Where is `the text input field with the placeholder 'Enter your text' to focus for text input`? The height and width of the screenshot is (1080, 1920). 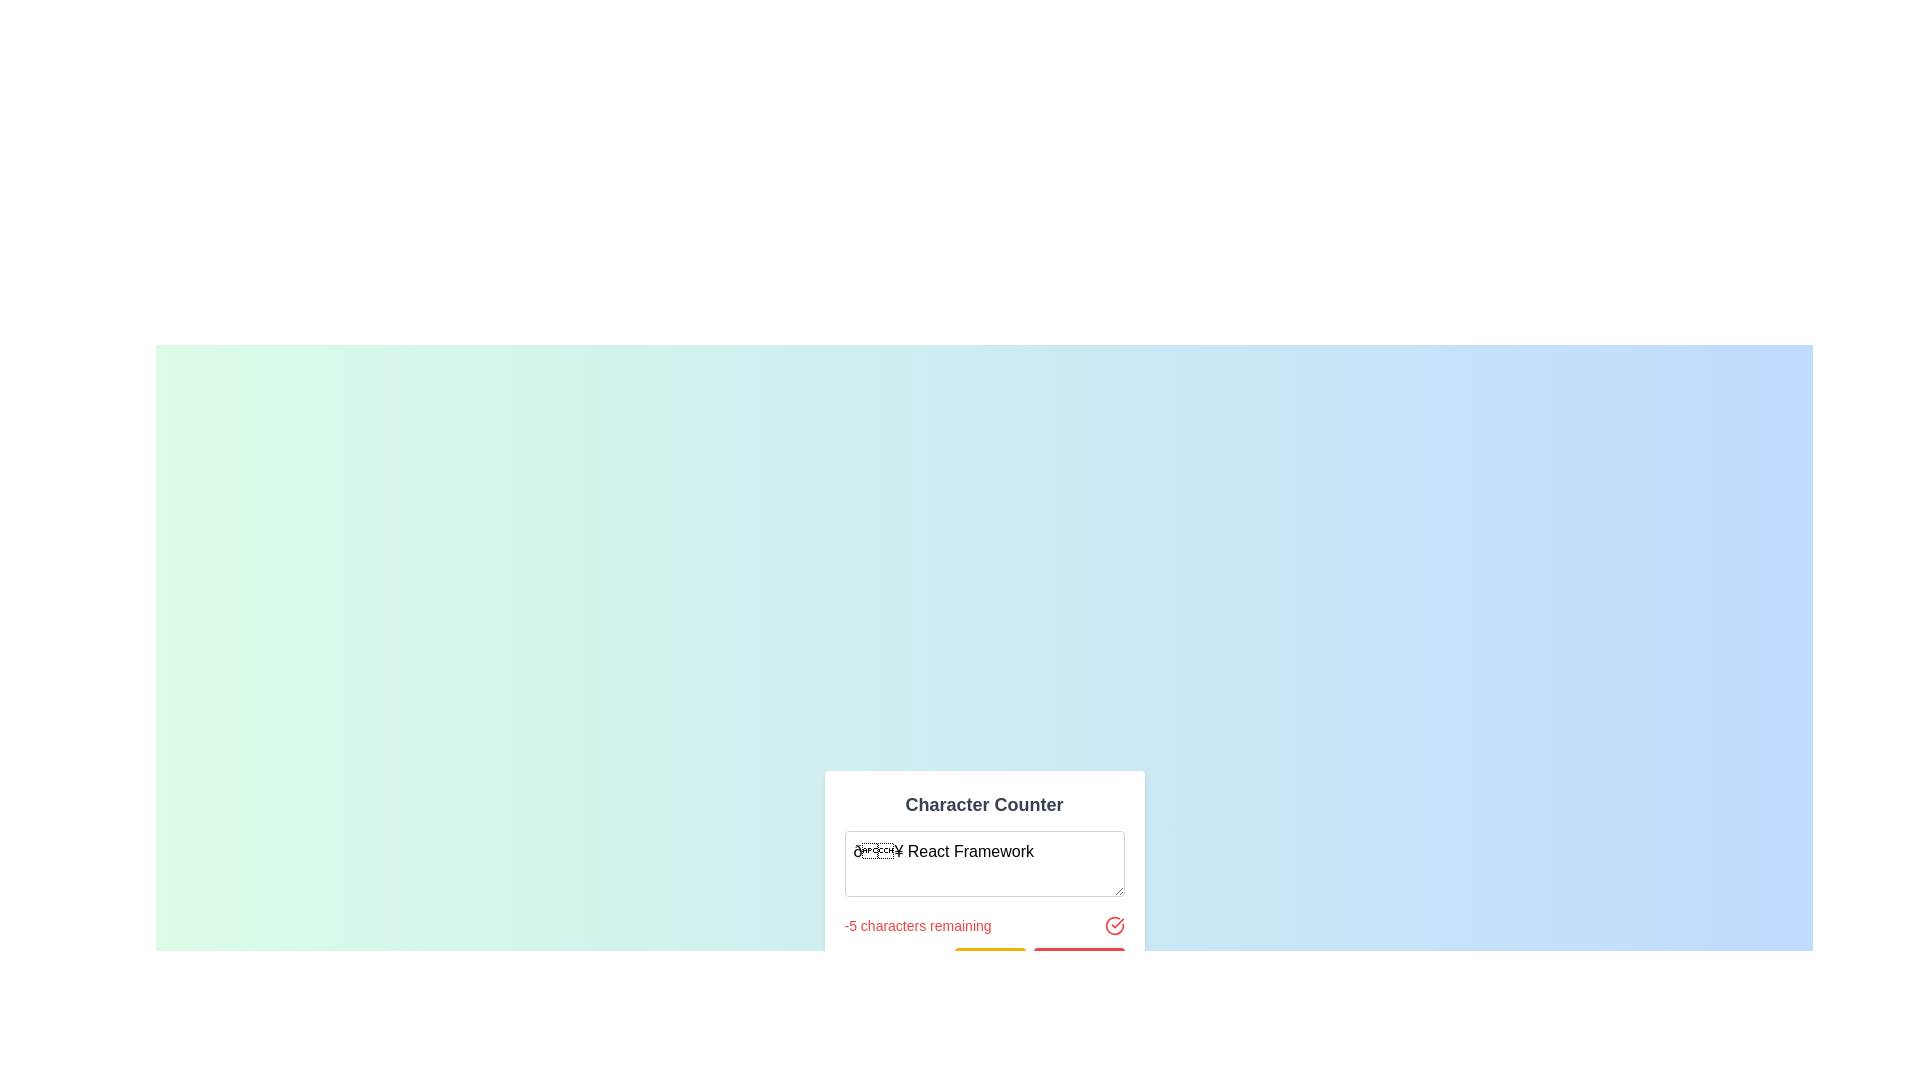
the text input field with the placeholder 'Enter your text' to focus for text input is located at coordinates (984, 862).